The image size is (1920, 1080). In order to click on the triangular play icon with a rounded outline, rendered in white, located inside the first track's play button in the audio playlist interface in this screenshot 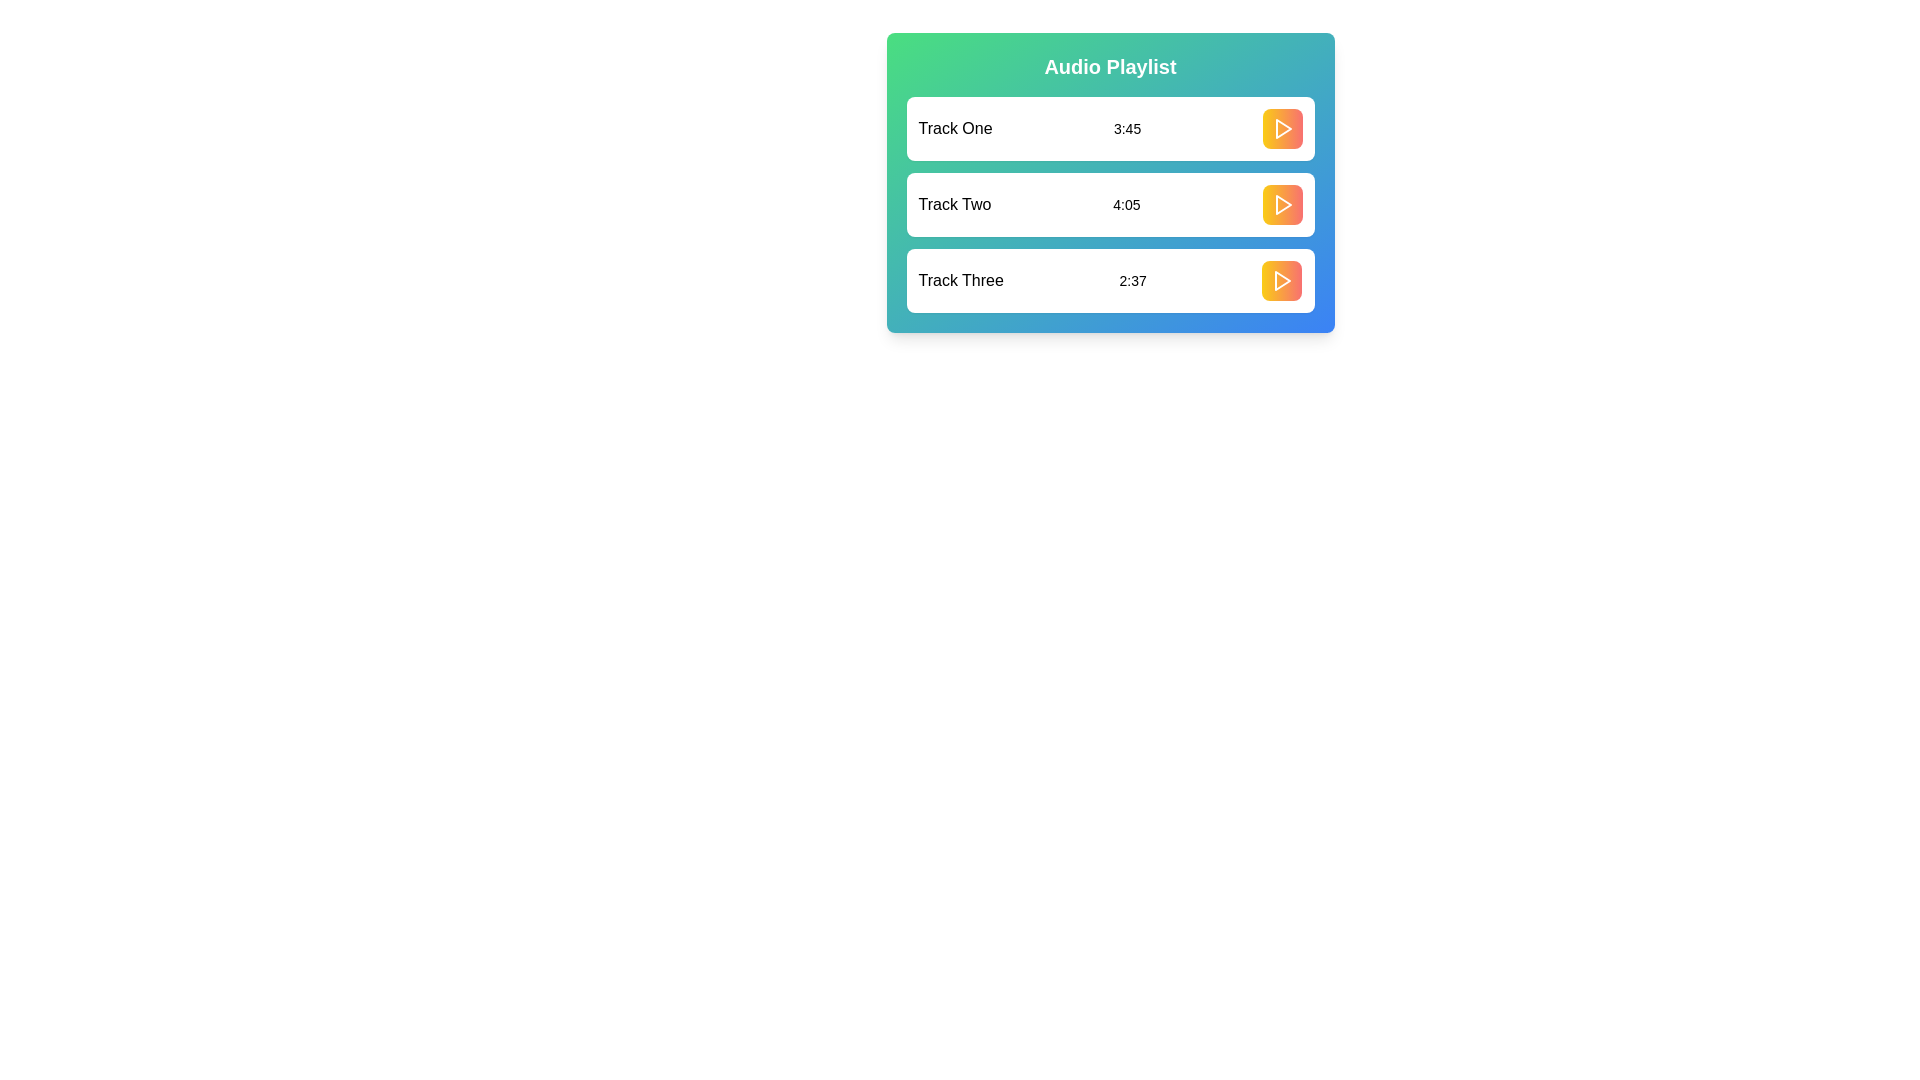, I will do `click(1282, 128)`.